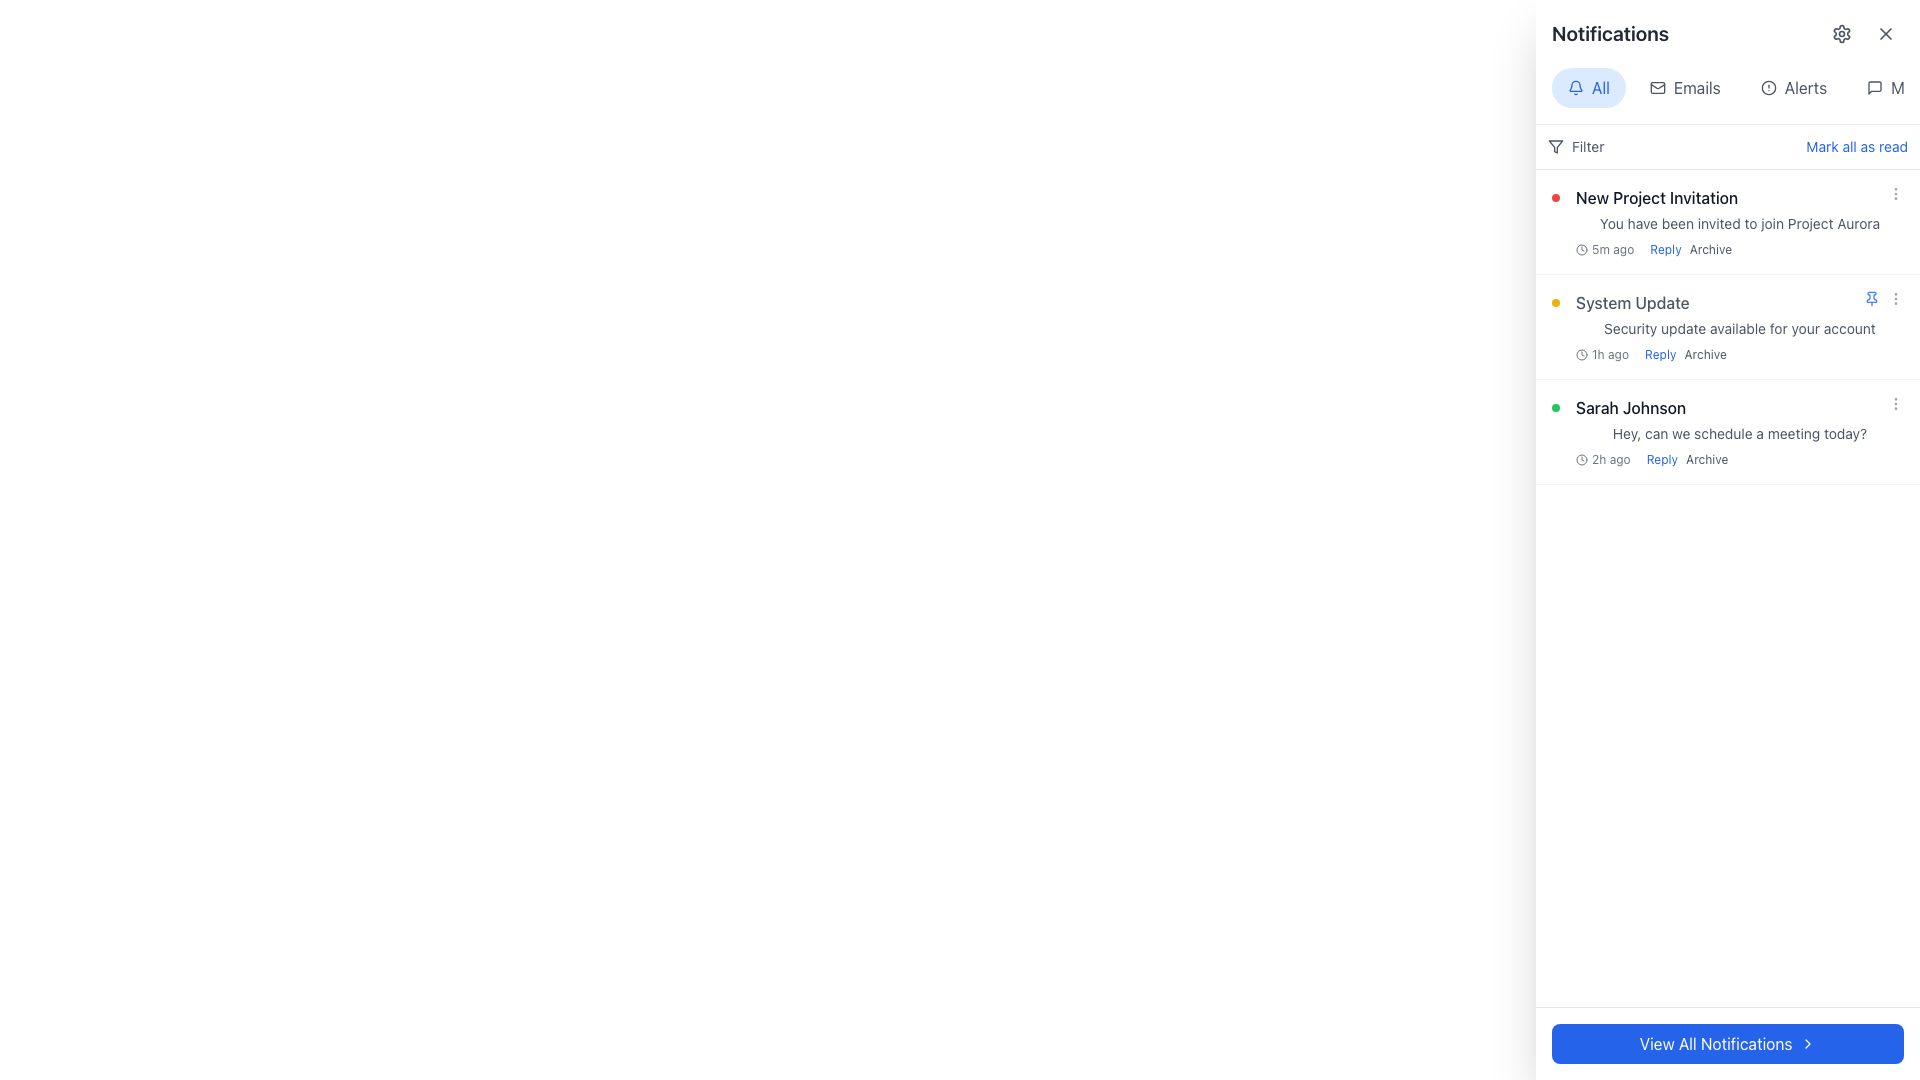 The height and width of the screenshot is (1080, 1920). What do you see at coordinates (1856, 145) in the screenshot?
I see `the blue-colored link-style text element displaying 'Mark all as read' to change its text color to a darker blue` at bounding box center [1856, 145].